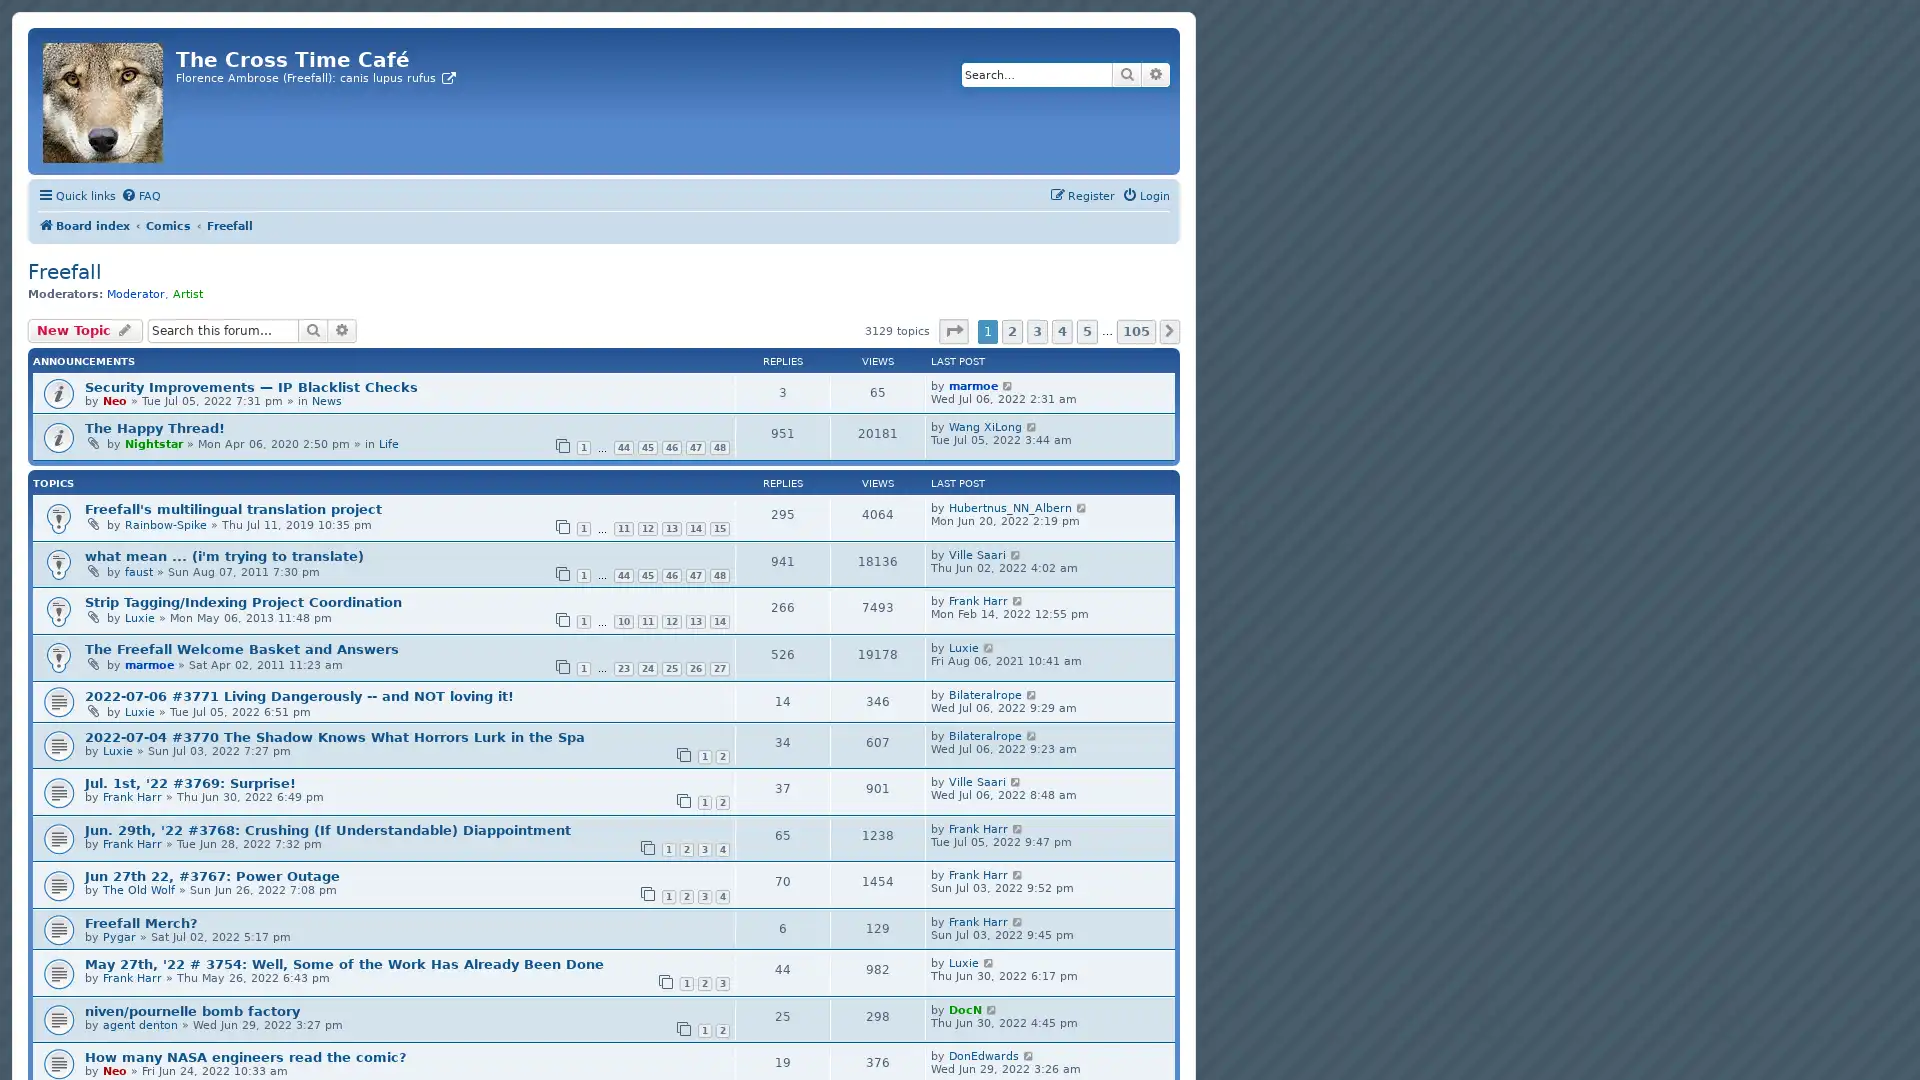 The width and height of the screenshot is (1920, 1080). Describe the element at coordinates (1086, 330) in the screenshot. I see `5` at that location.